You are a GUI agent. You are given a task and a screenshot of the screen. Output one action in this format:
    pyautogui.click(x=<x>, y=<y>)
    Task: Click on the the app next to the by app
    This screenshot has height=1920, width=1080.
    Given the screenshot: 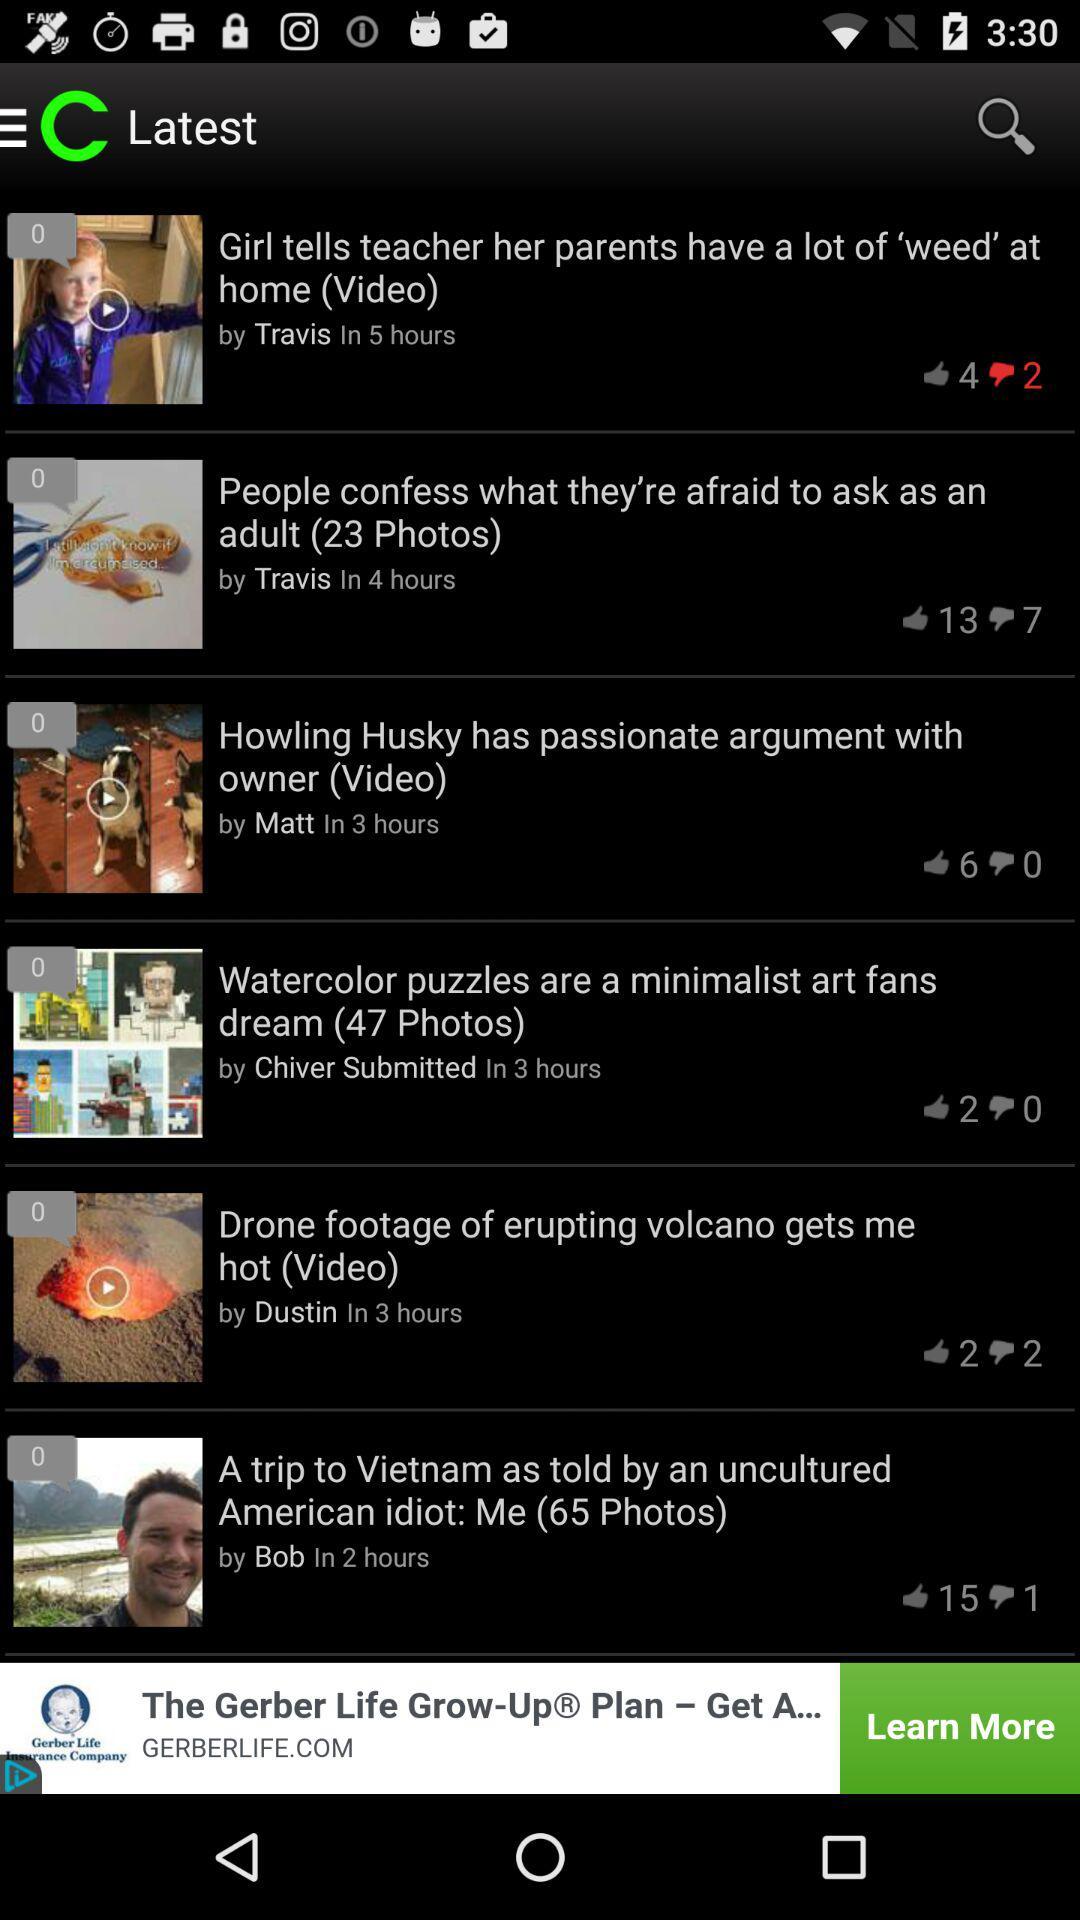 What is the action you would take?
    pyautogui.click(x=365, y=1065)
    